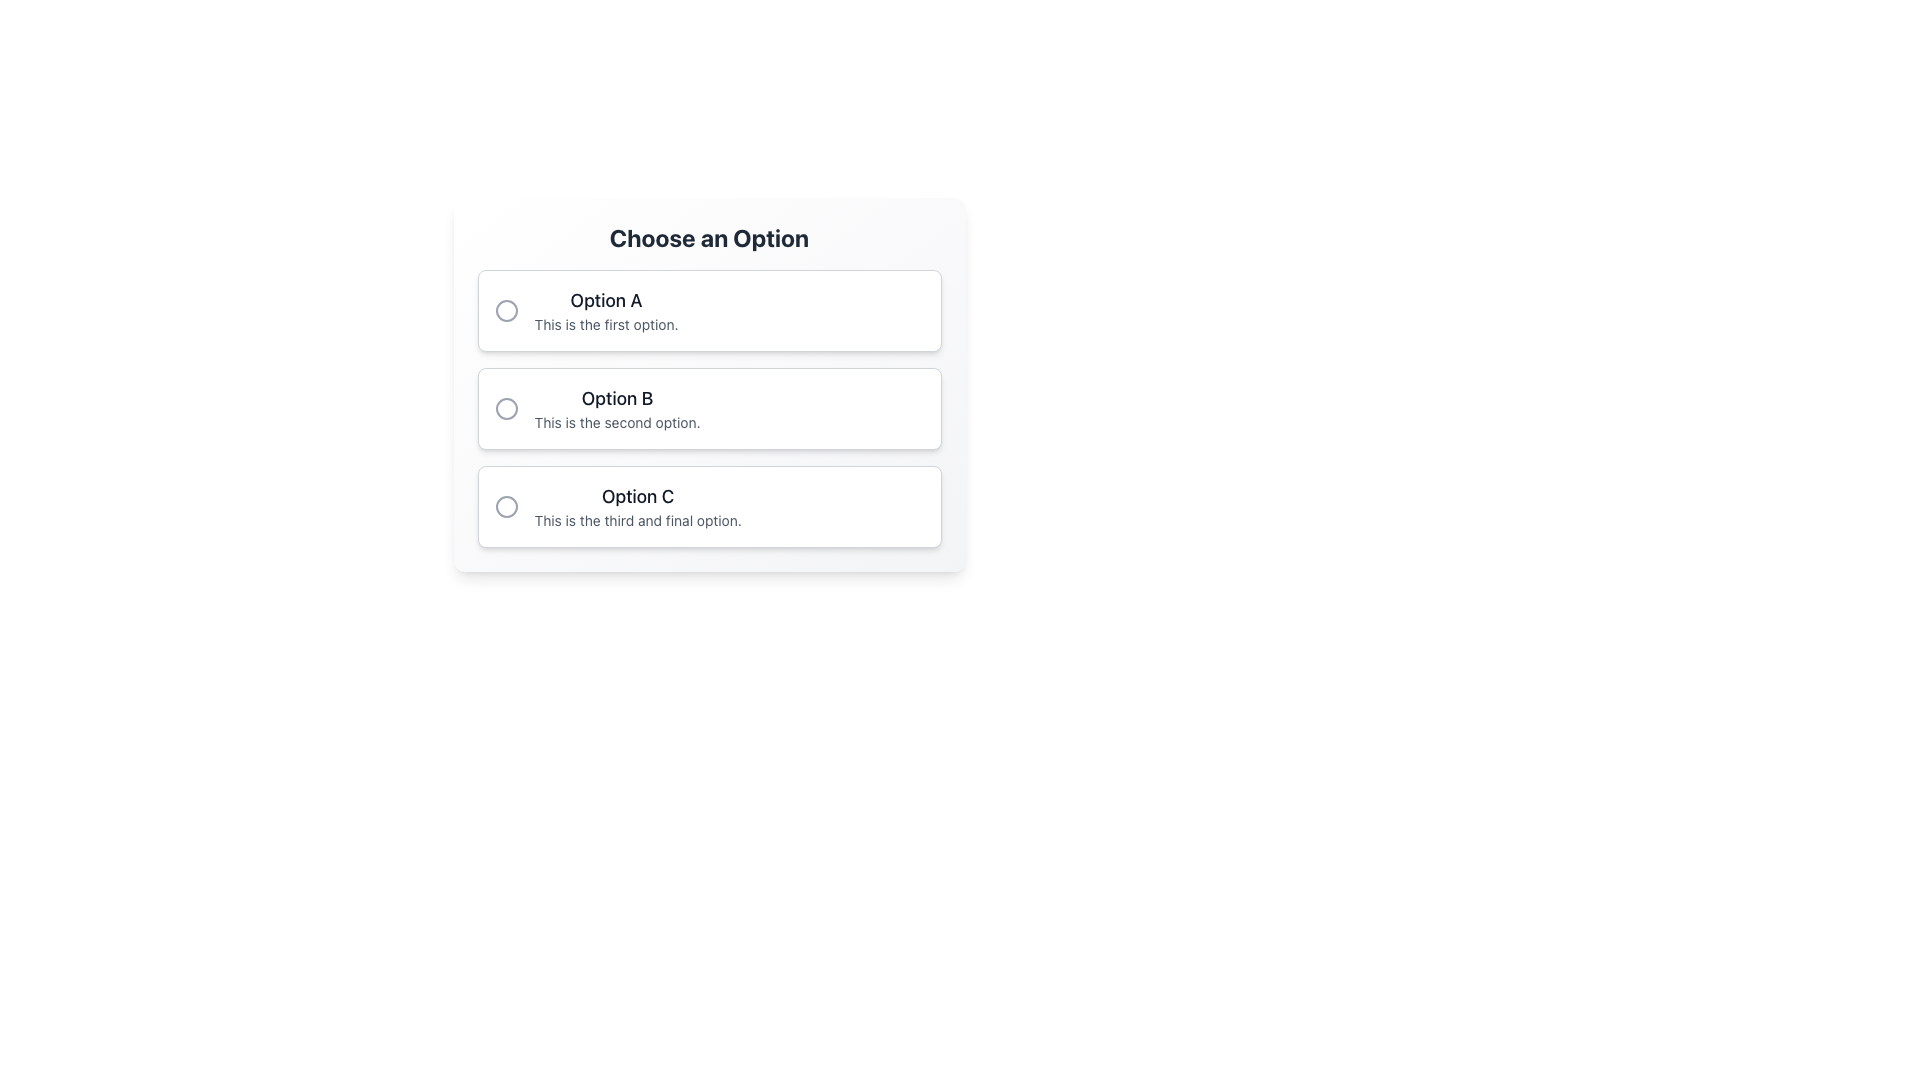 The image size is (1920, 1080). Describe the element at coordinates (605, 300) in the screenshot. I see `the static text label that identifies the first selectable option in a vertical list, positioned above the descriptive text and to the right of the associated radio button` at that location.